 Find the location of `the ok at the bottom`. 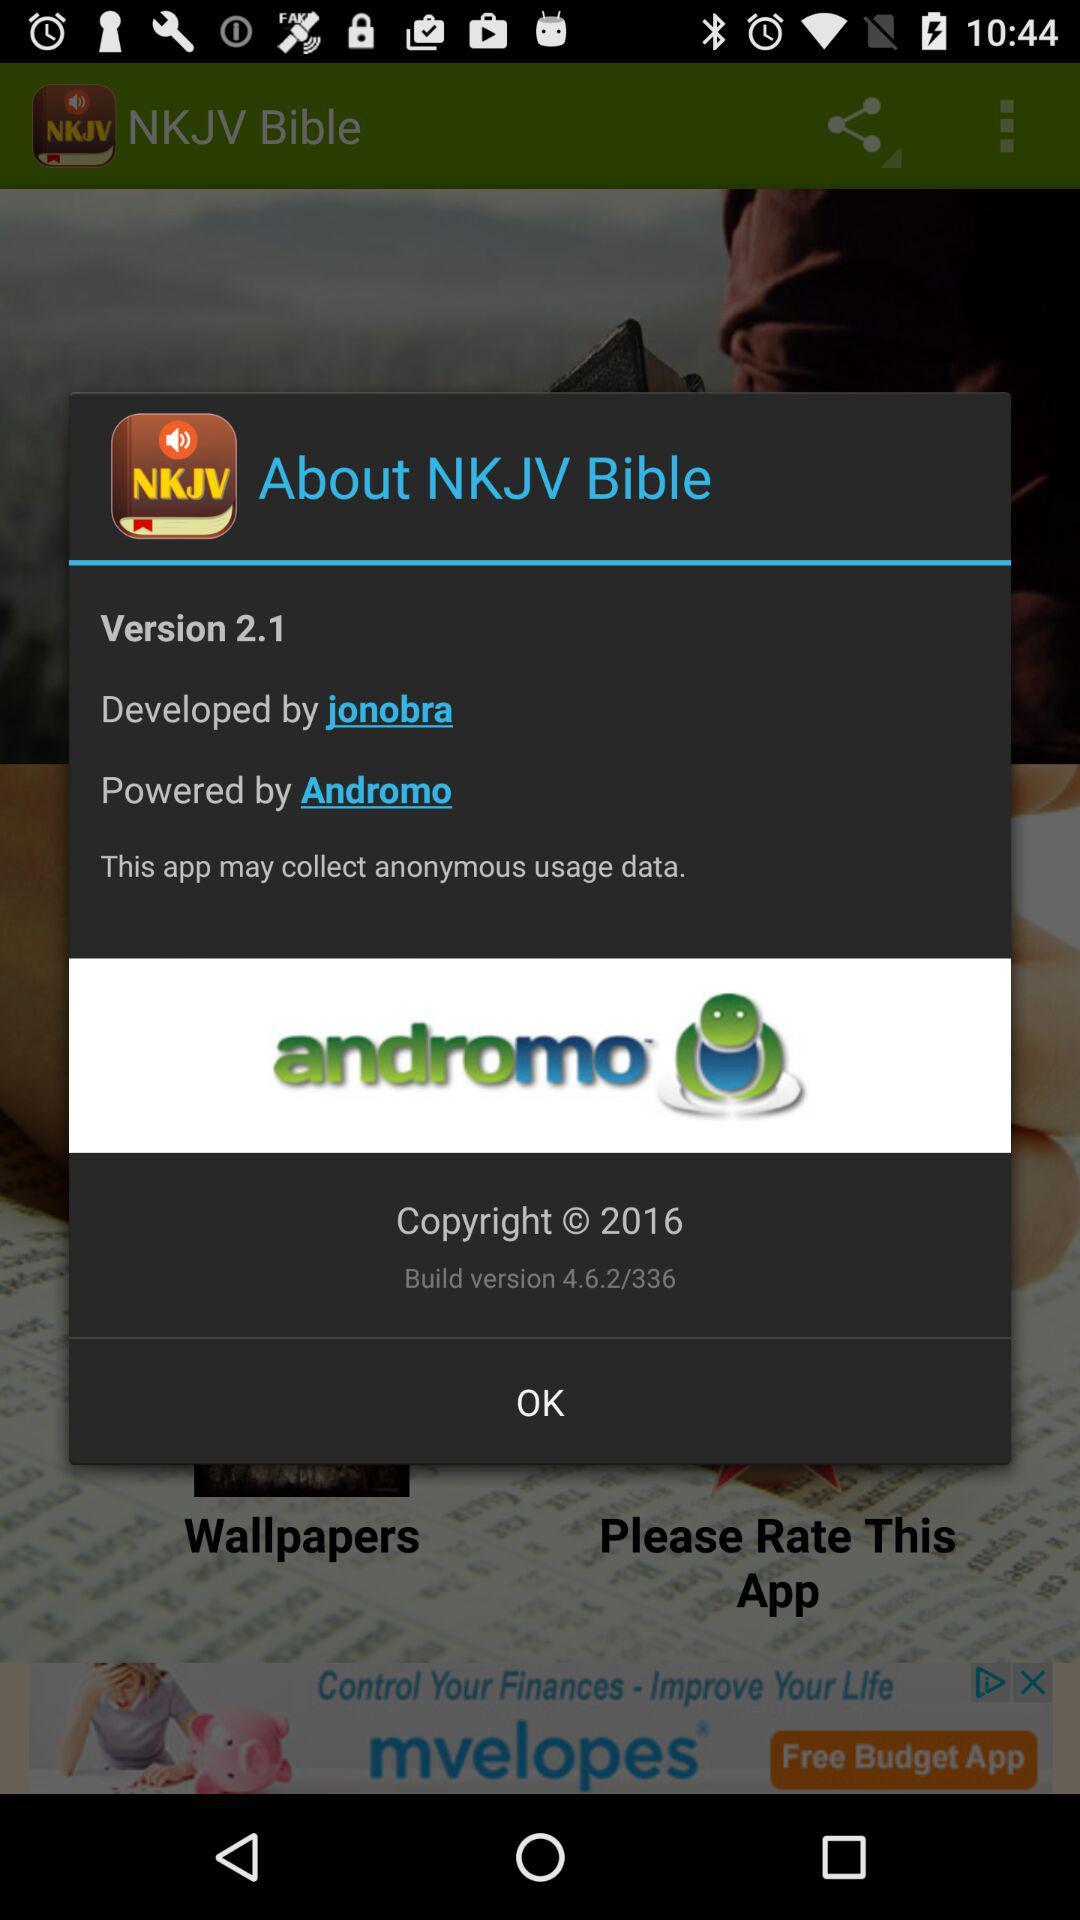

the ok at the bottom is located at coordinates (540, 1400).